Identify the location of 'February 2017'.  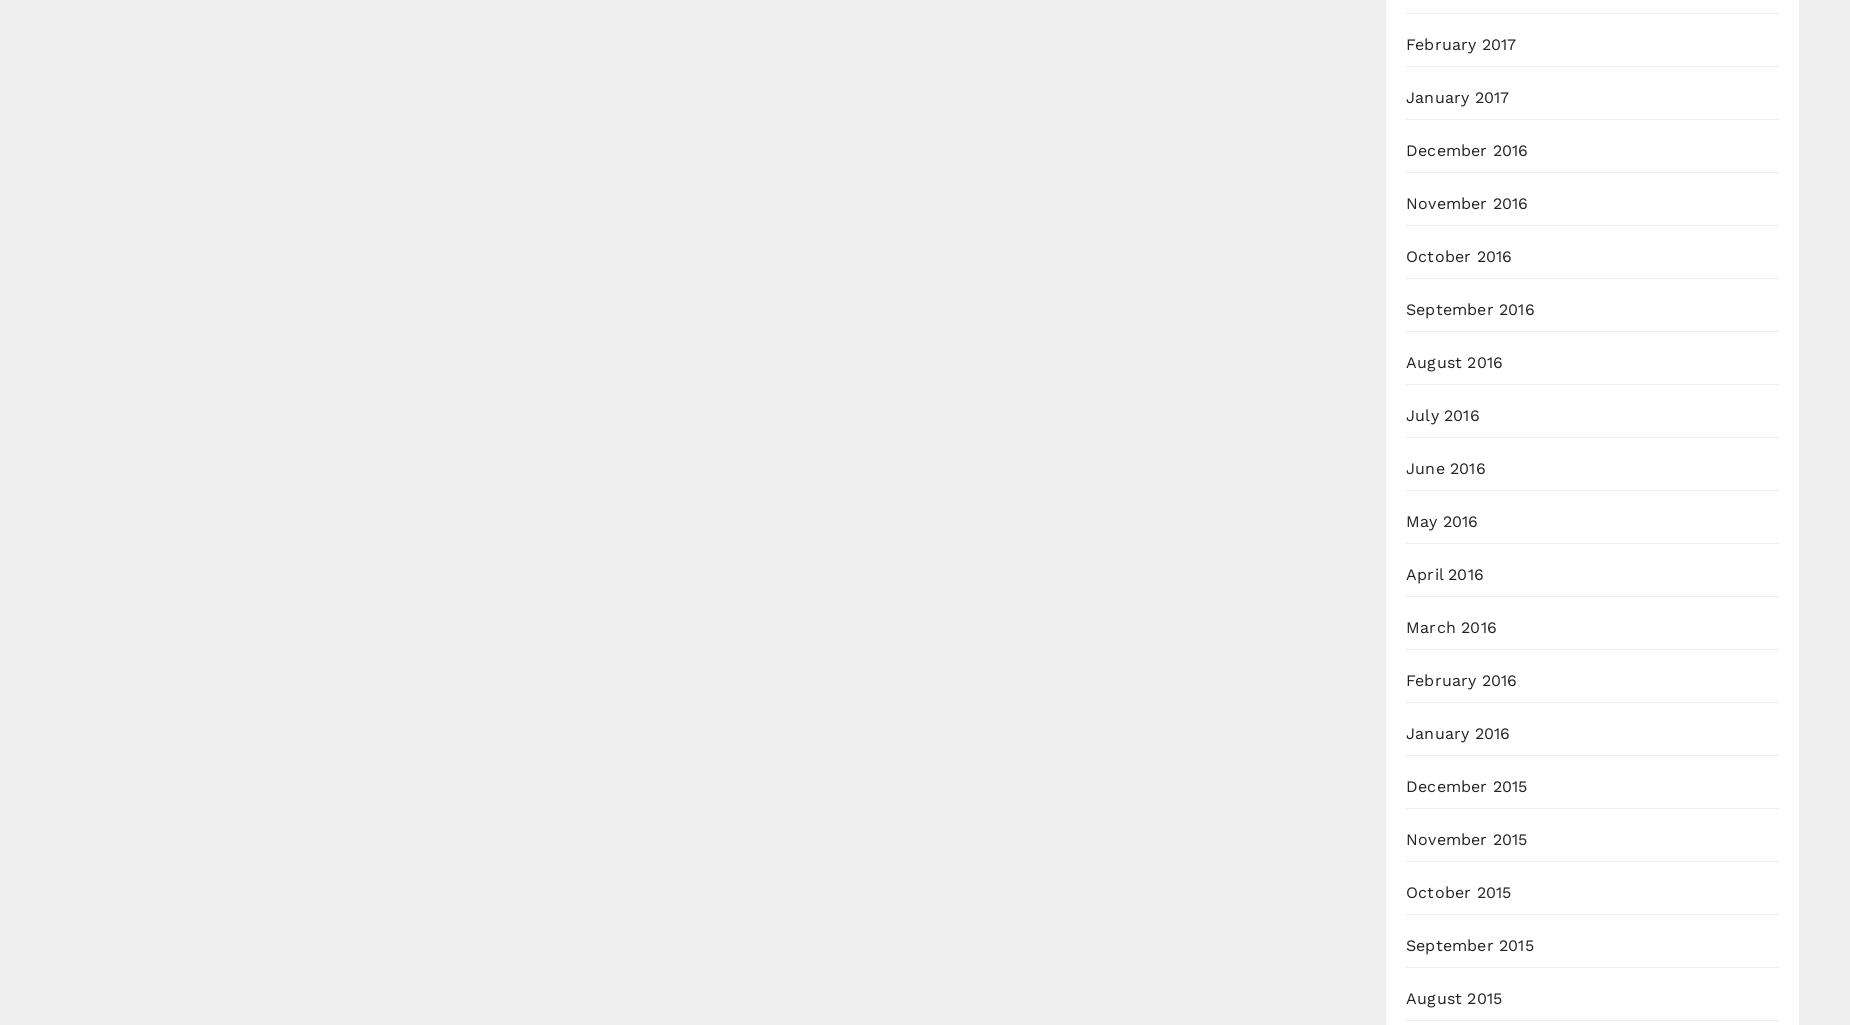
(1406, 44).